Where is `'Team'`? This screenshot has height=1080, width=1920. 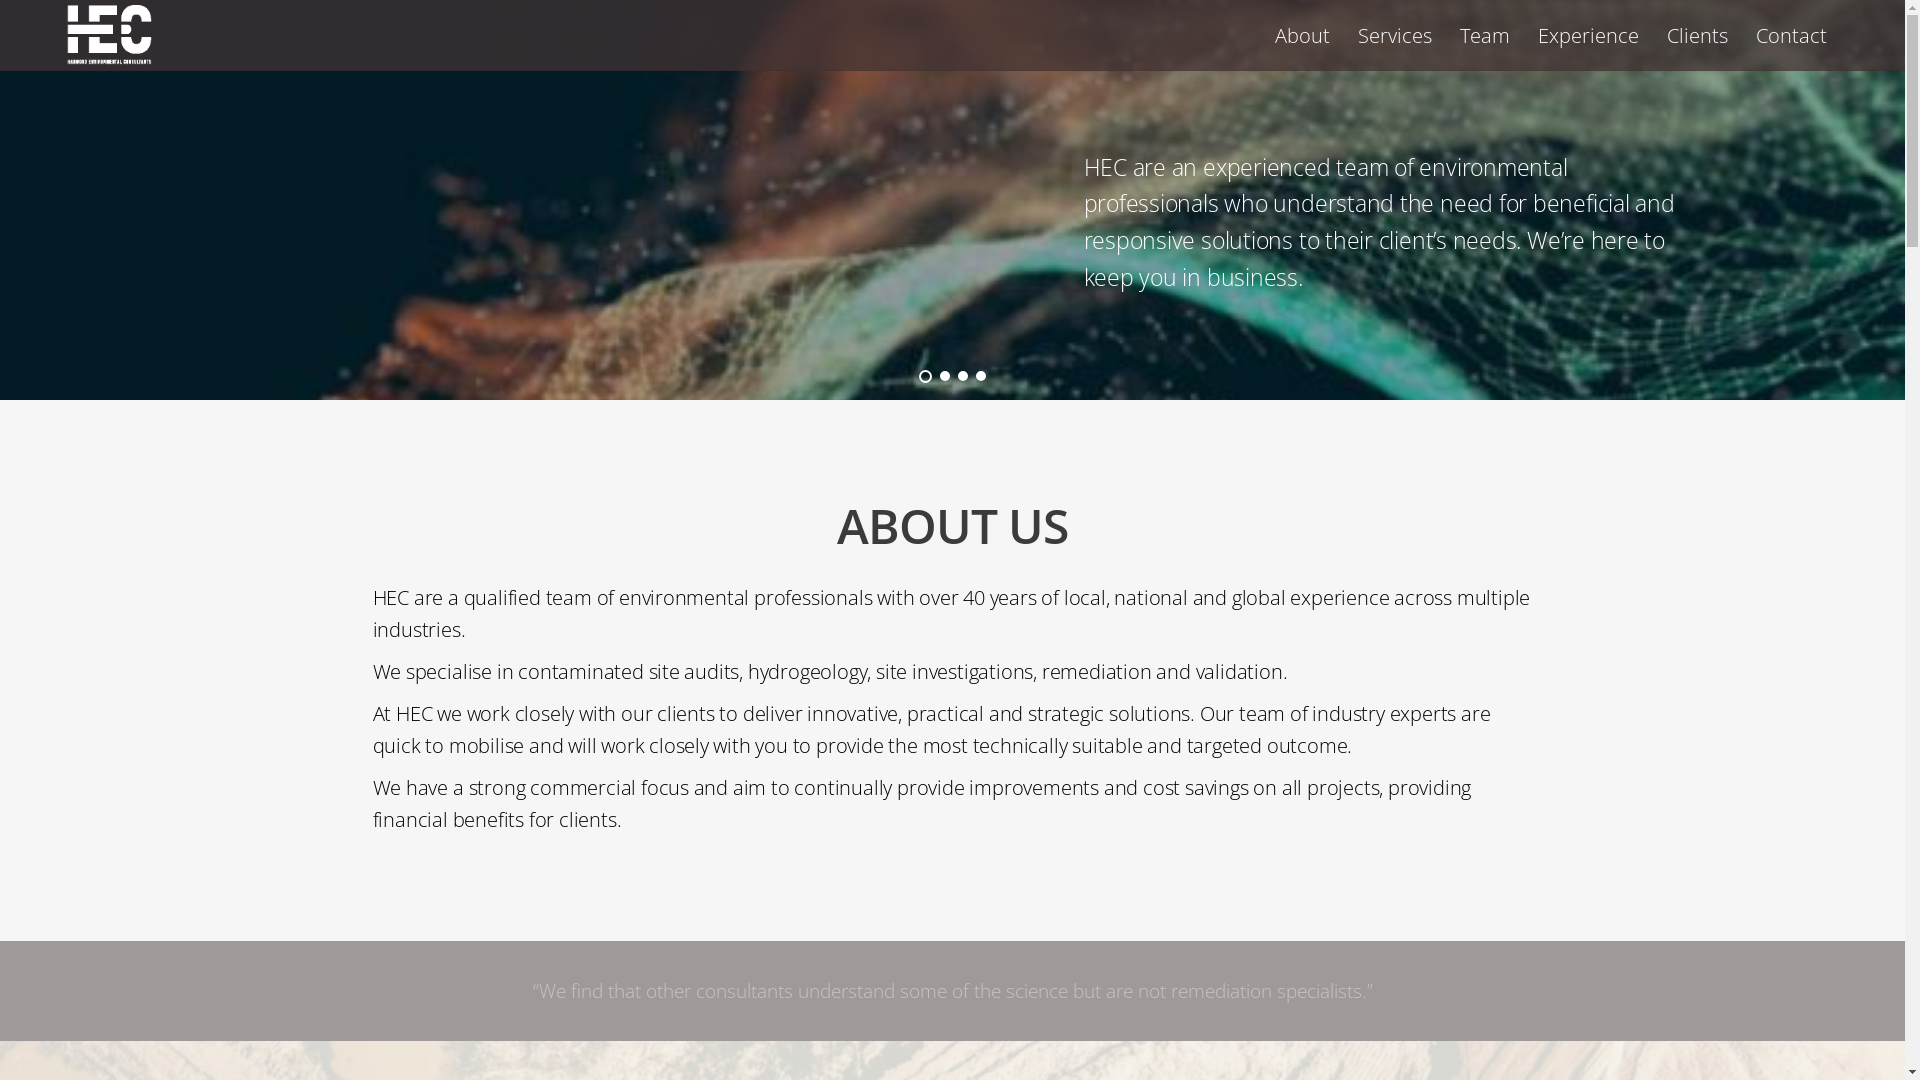
'Team' is located at coordinates (1448, 35).